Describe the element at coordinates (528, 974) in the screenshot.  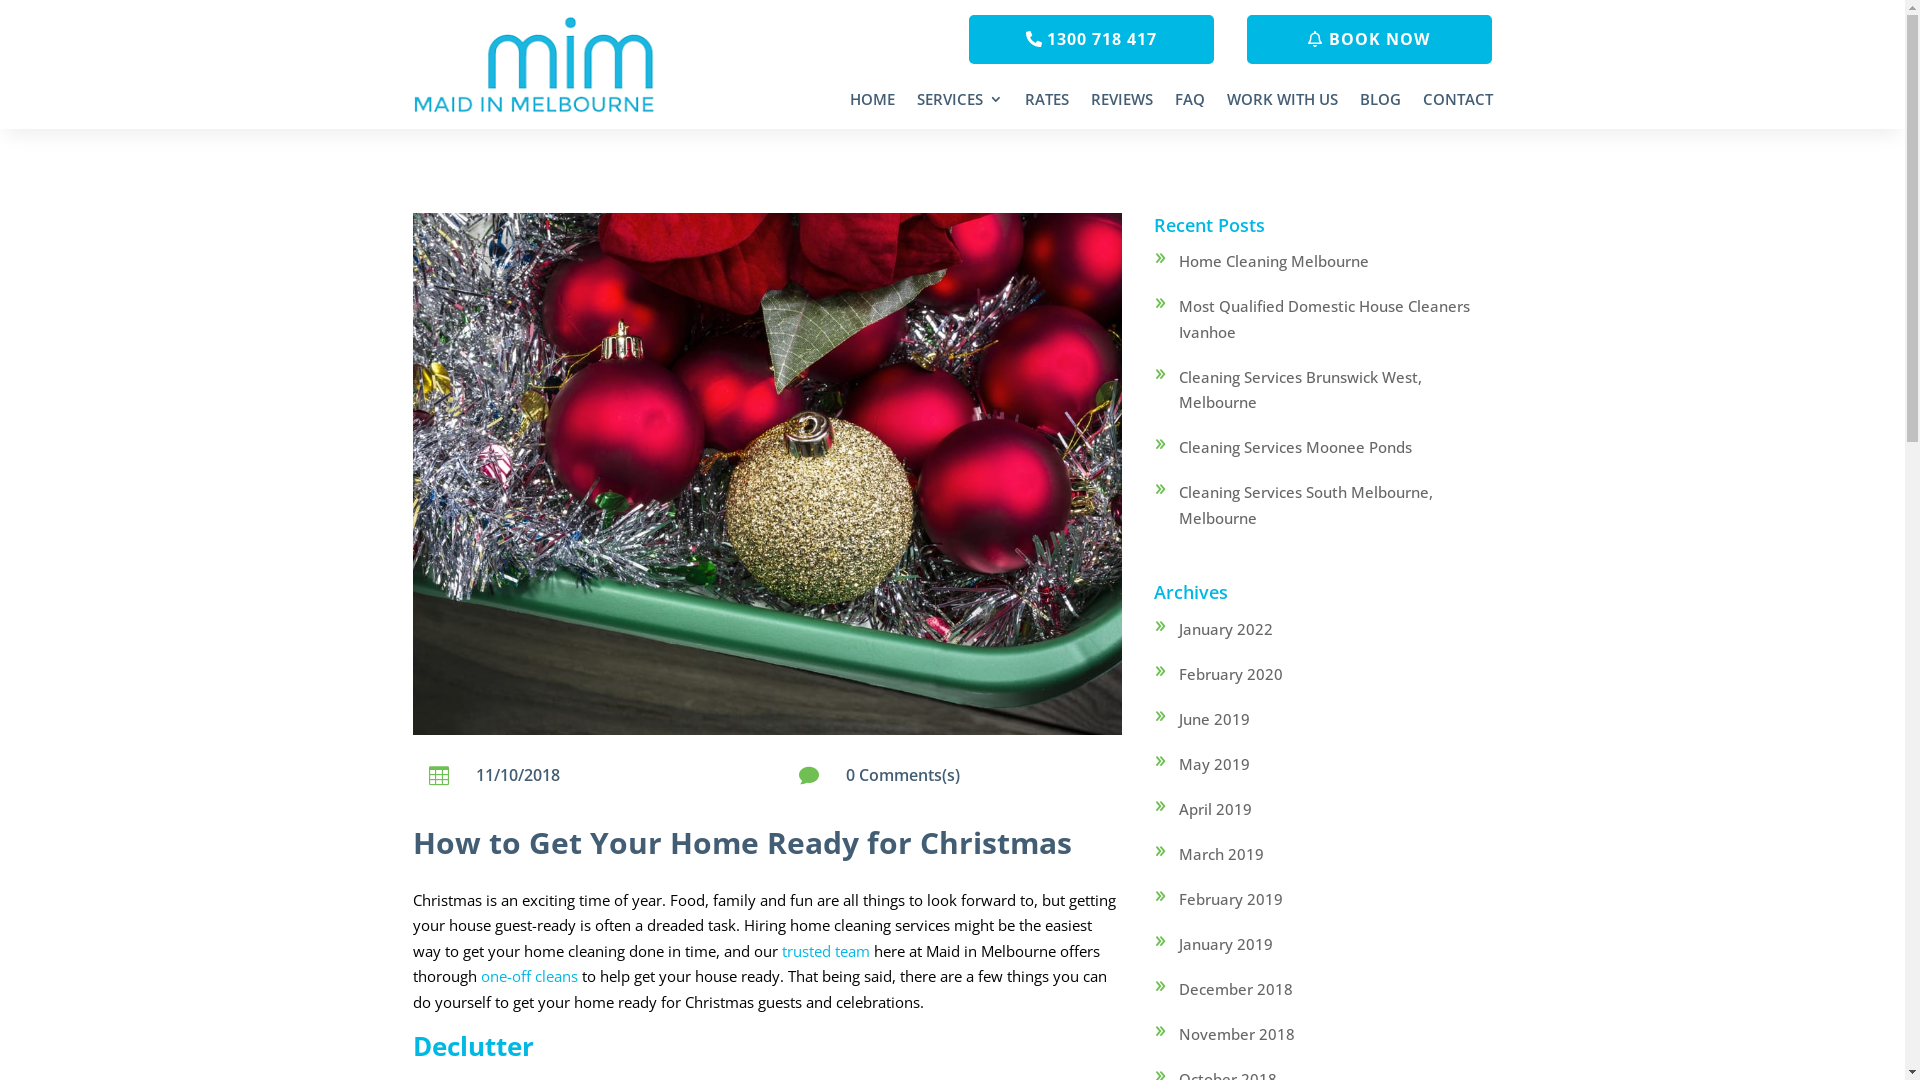
I see `'one-off cleans'` at that location.